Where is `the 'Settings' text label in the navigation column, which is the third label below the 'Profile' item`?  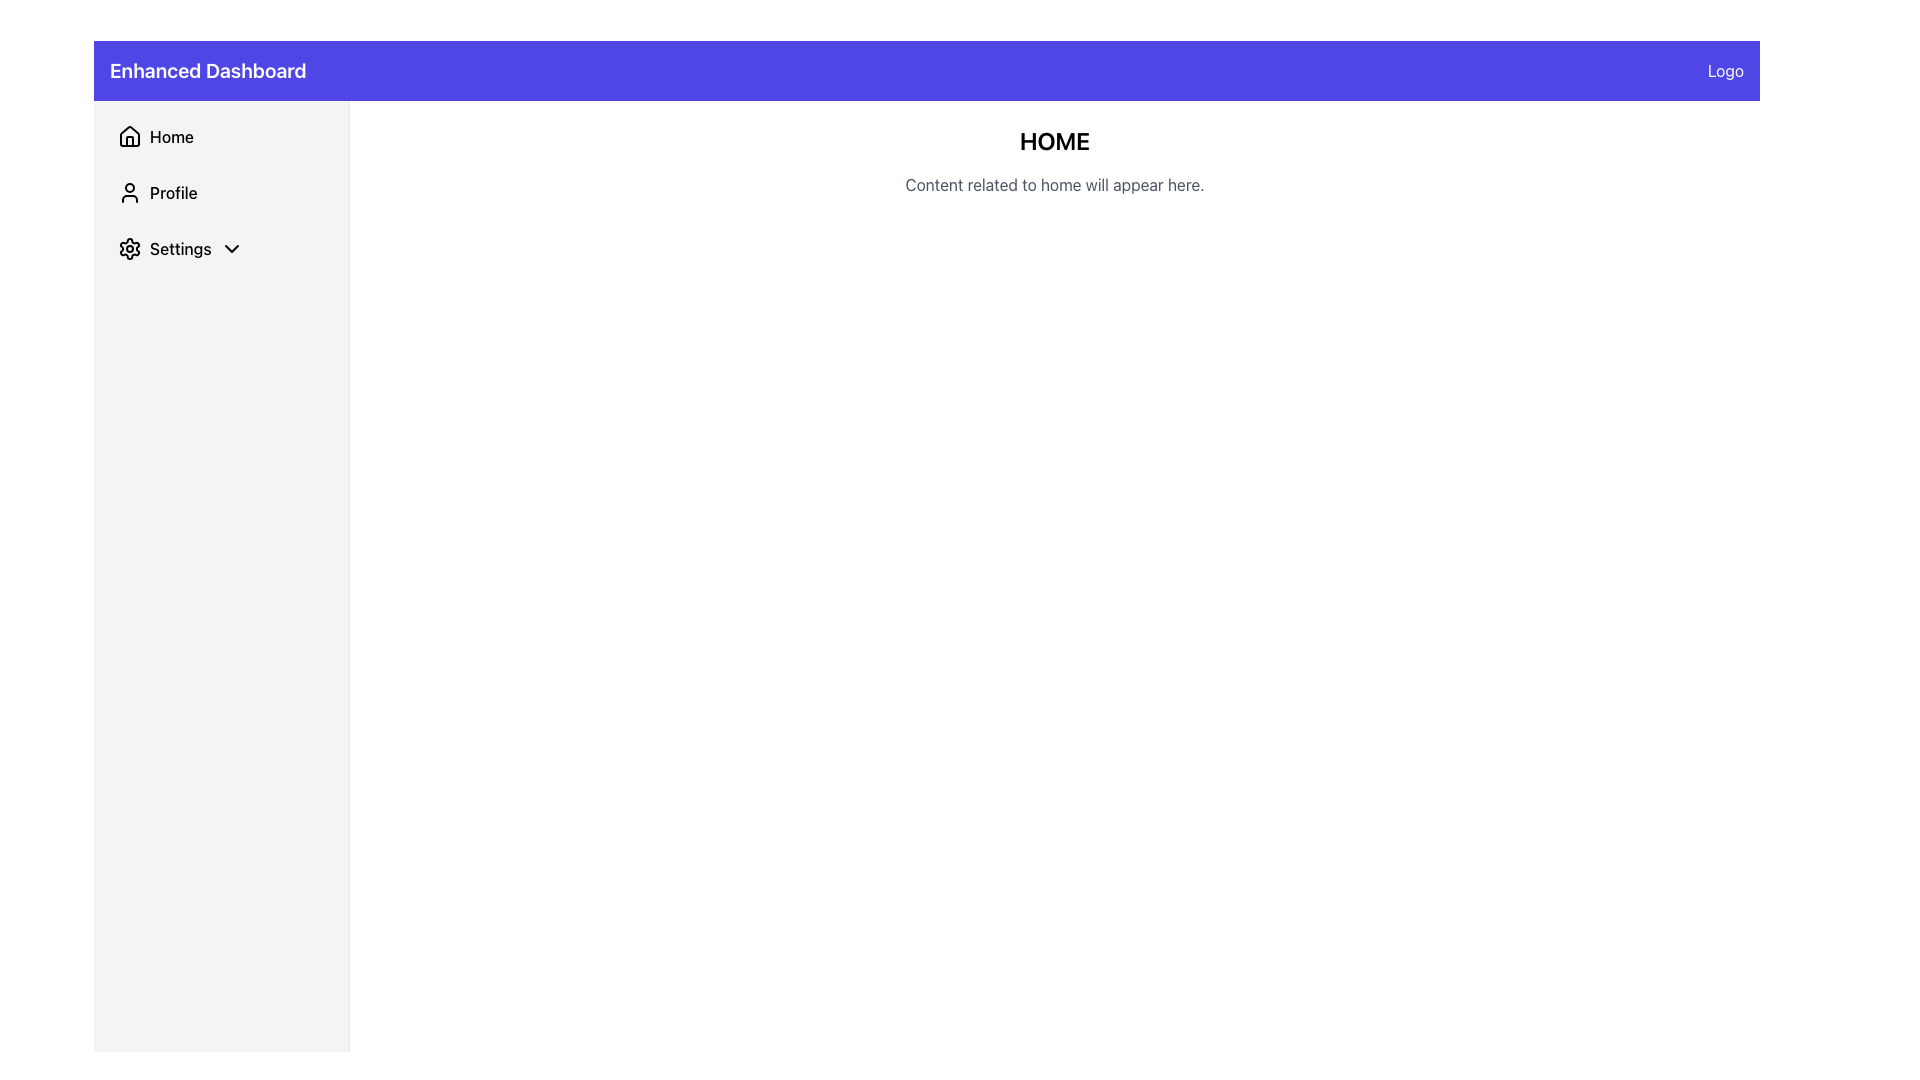
the 'Settings' text label in the navigation column, which is the third label below the 'Profile' item is located at coordinates (180, 248).